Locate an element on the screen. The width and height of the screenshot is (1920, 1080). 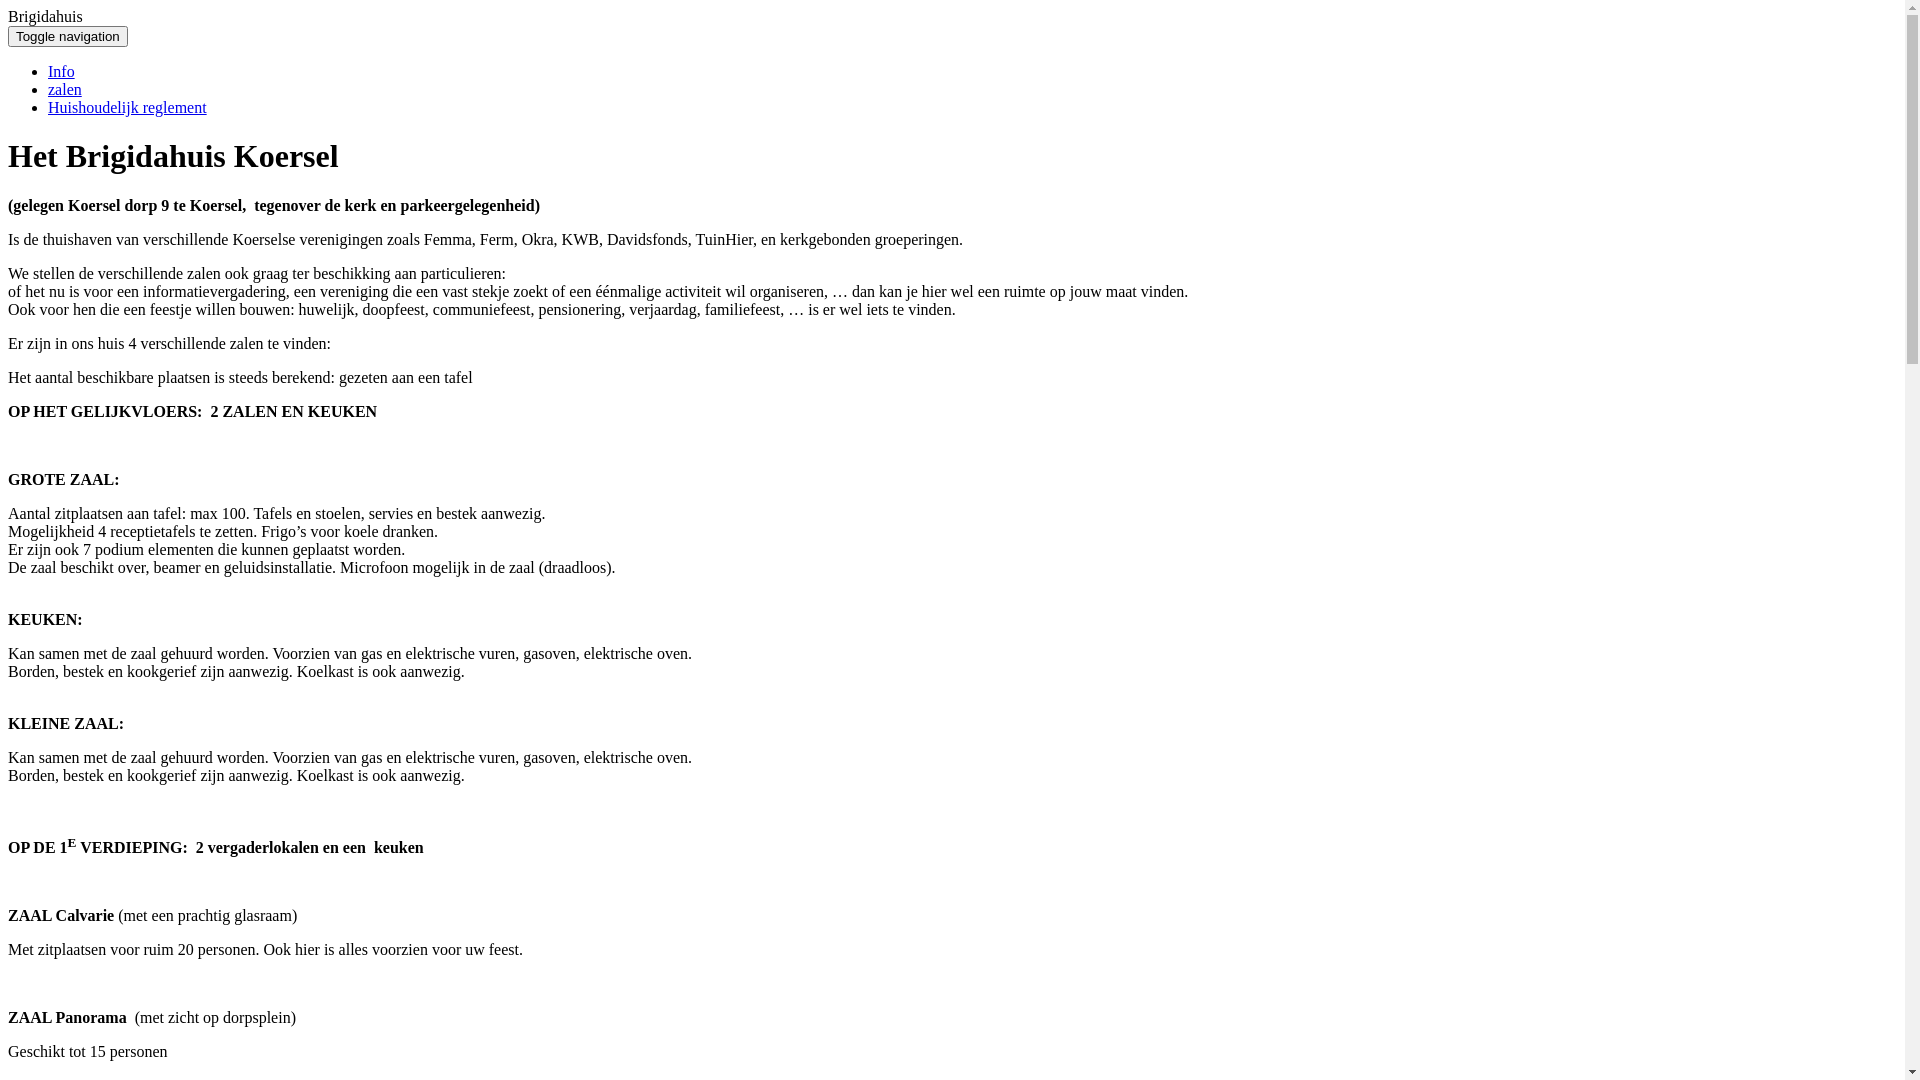
'Toggle navigation' is located at coordinates (67, 36).